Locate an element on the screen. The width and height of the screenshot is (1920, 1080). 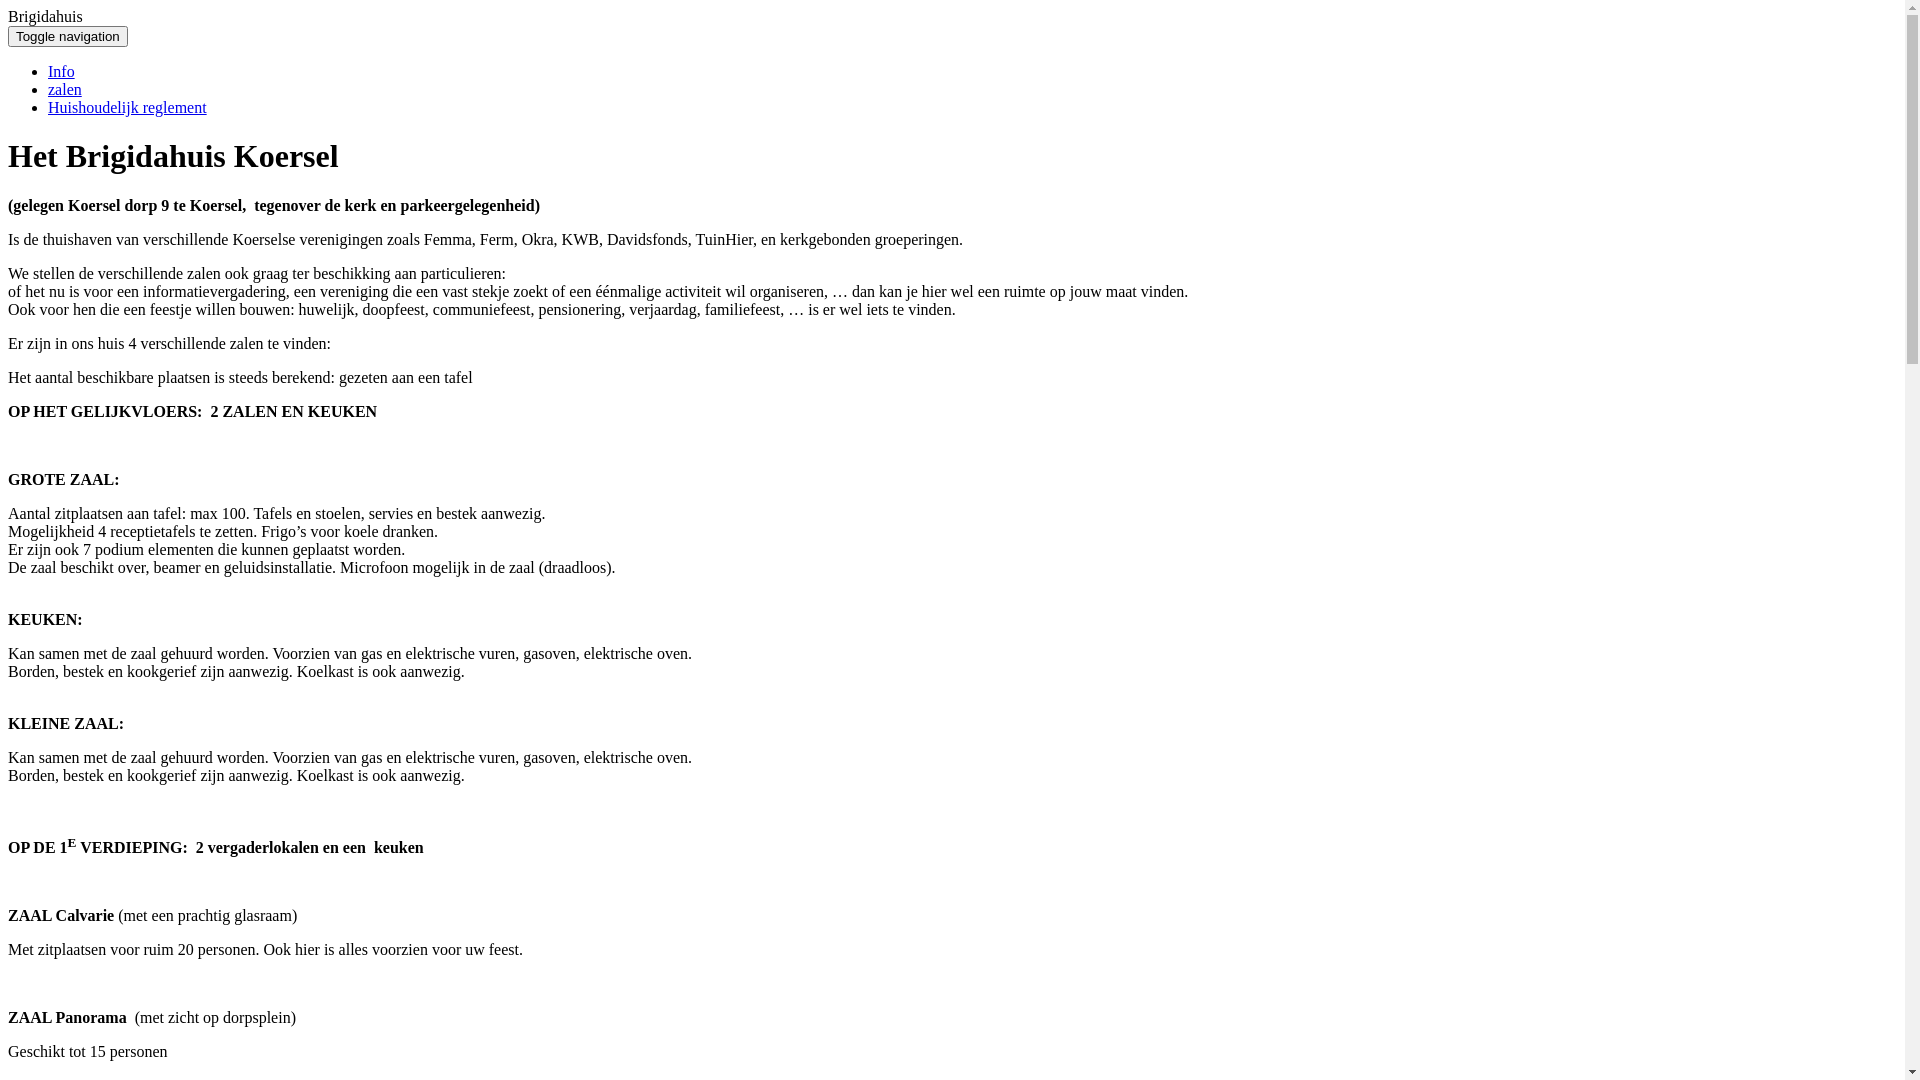
'Toggle navigation' is located at coordinates (67, 36).